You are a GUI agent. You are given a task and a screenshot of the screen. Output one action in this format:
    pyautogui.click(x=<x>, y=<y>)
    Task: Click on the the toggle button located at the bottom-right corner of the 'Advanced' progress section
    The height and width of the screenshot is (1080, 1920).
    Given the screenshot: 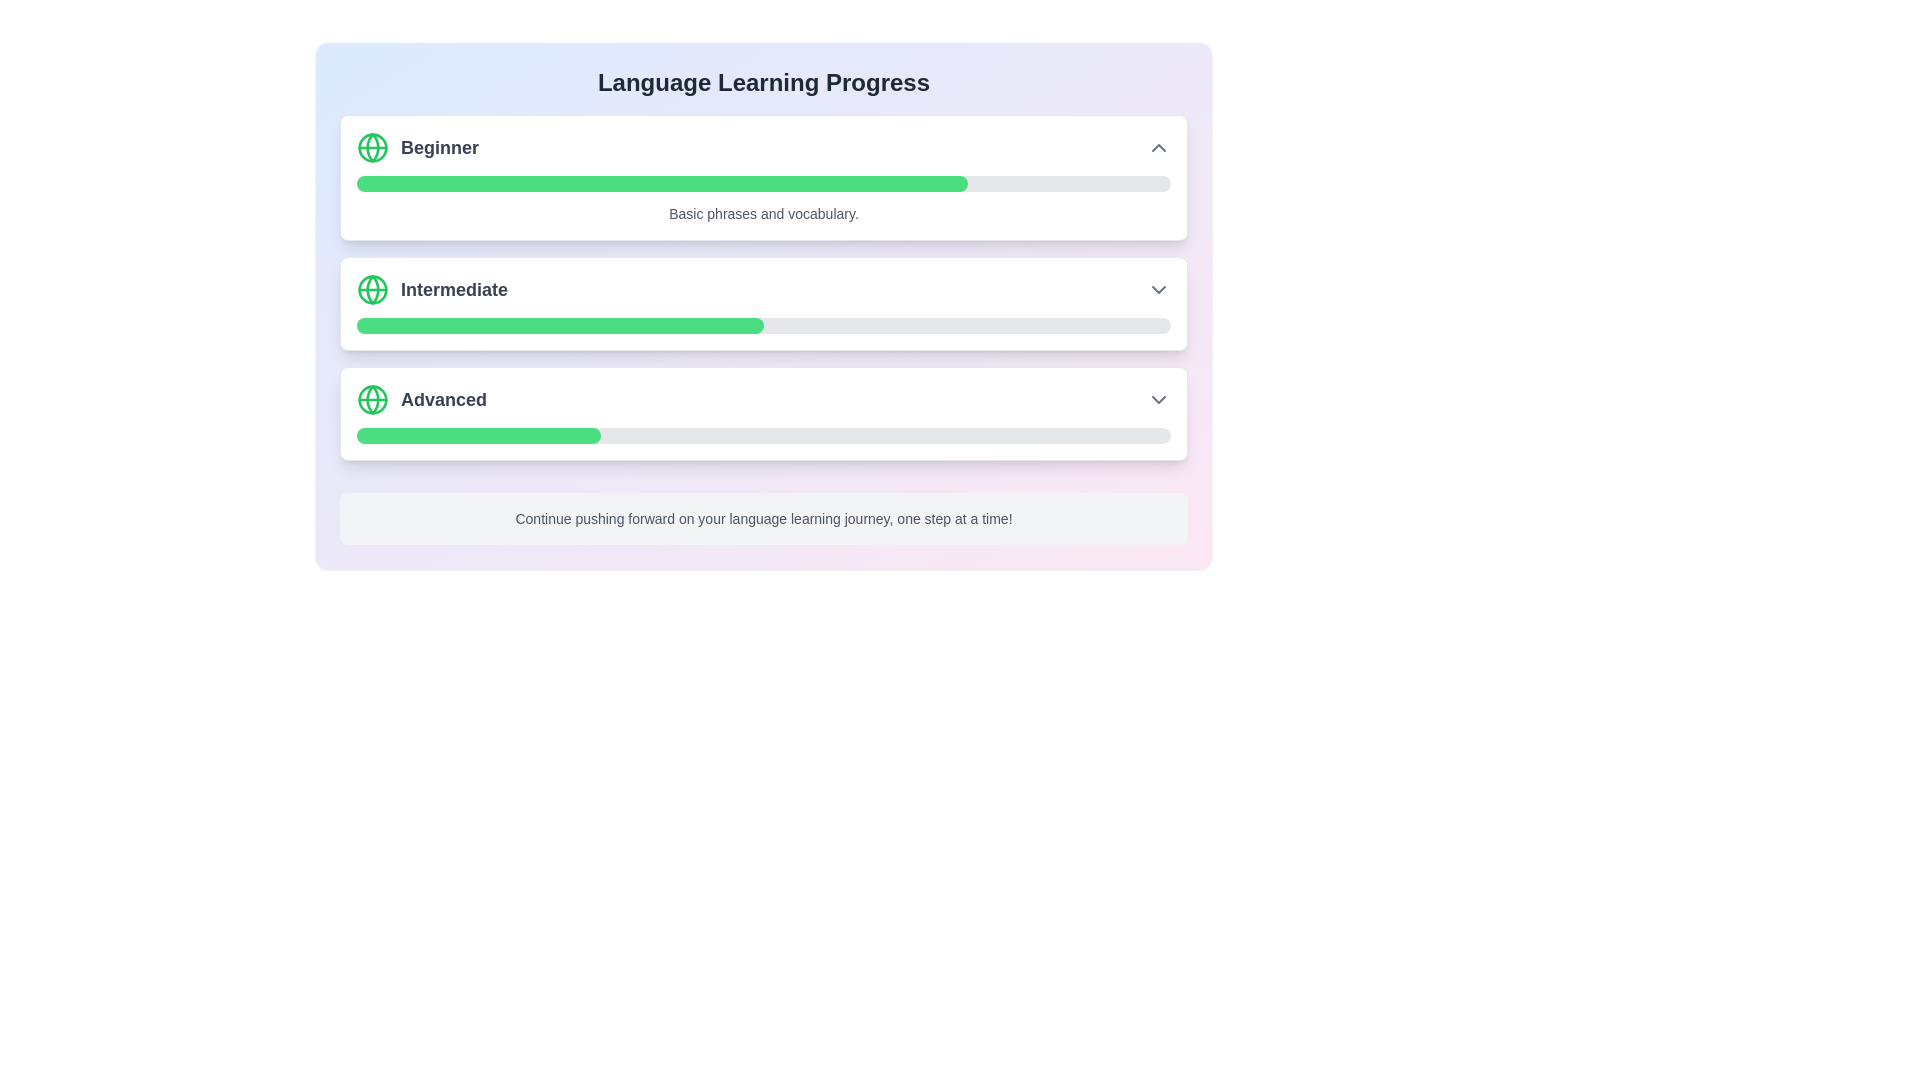 What is the action you would take?
    pyautogui.click(x=1158, y=400)
    